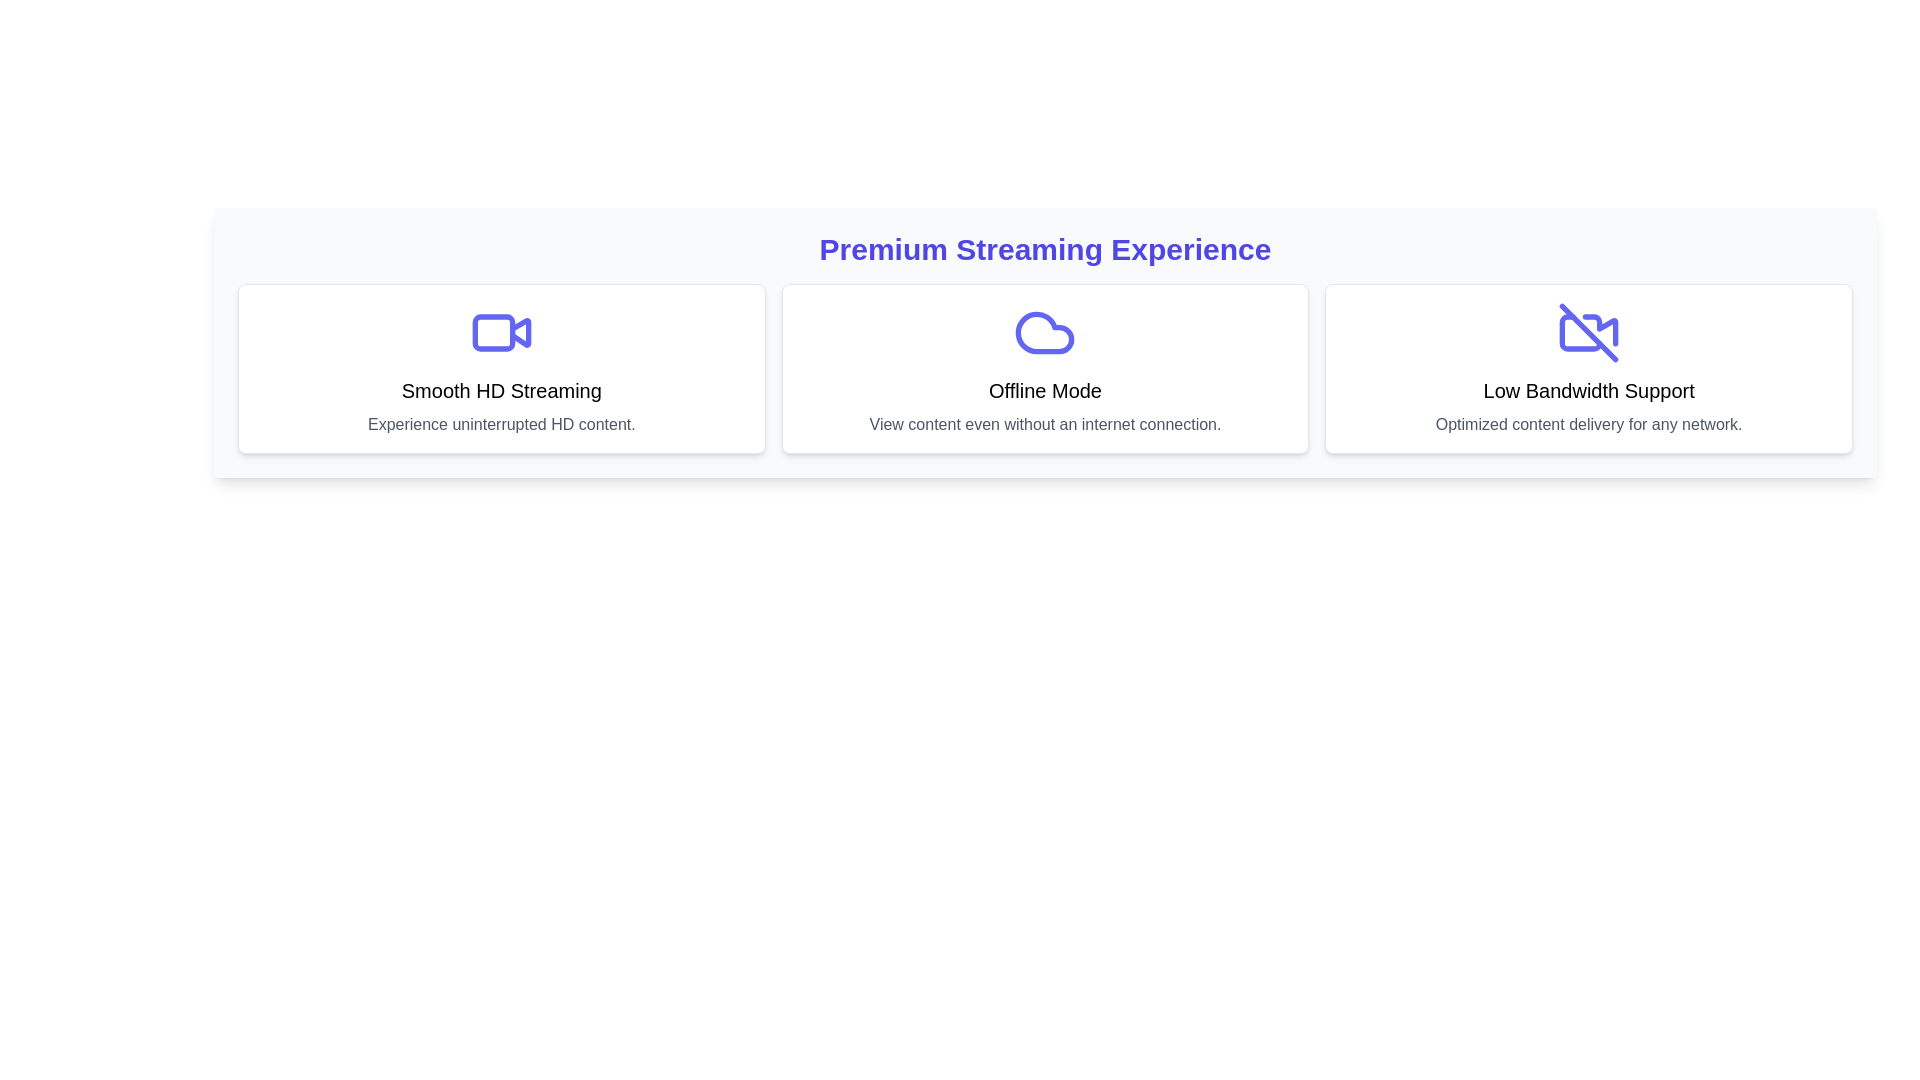 This screenshot has height=1080, width=1920. Describe the element at coordinates (1044, 423) in the screenshot. I see `the text element styled in gray that reads 'View content even without an internet connection.' positioned below the title 'Offline Mode'` at that location.